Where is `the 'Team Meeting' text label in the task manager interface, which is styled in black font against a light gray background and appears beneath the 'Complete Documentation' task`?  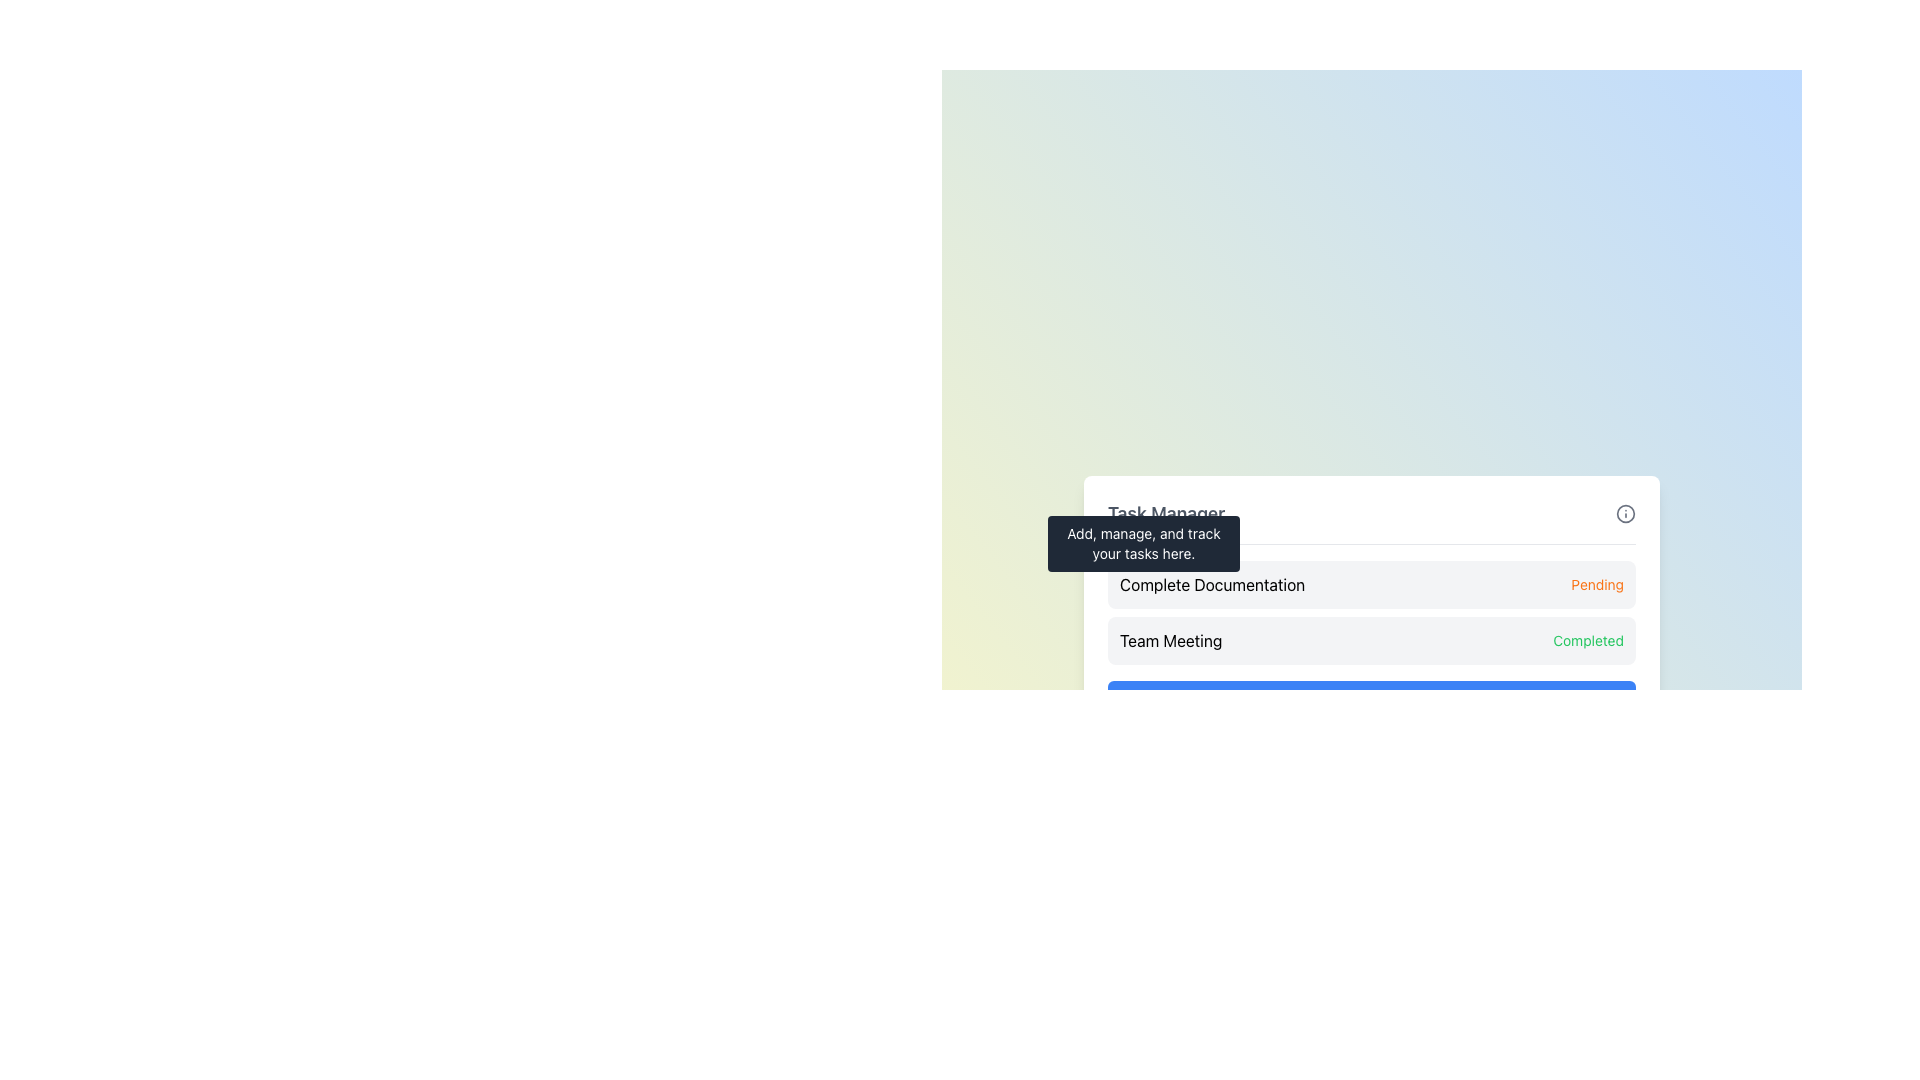 the 'Team Meeting' text label in the task manager interface, which is styled in black font against a light gray background and appears beneath the 'Complete Documentation' task is located at coordinates (1171, 640).